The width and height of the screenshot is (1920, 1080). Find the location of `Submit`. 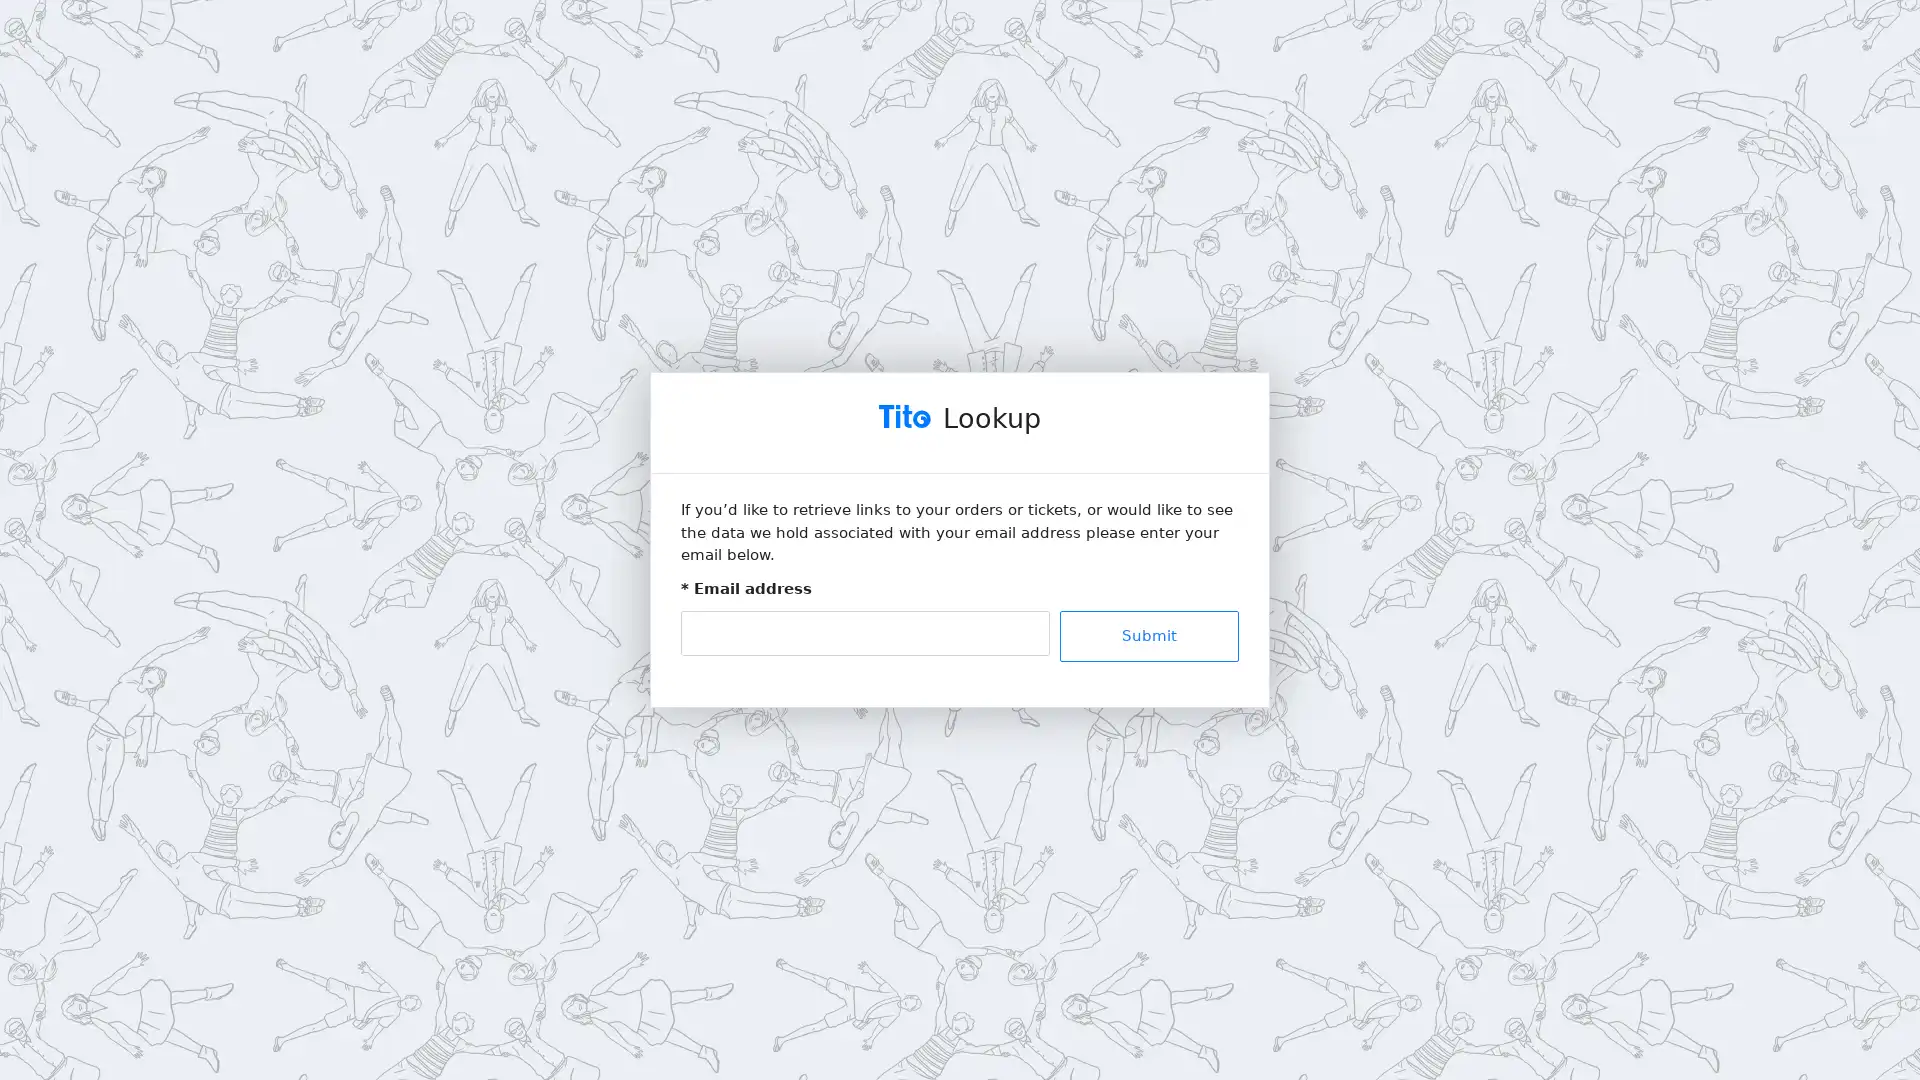

Submit is located at coordinates (1148, 635).